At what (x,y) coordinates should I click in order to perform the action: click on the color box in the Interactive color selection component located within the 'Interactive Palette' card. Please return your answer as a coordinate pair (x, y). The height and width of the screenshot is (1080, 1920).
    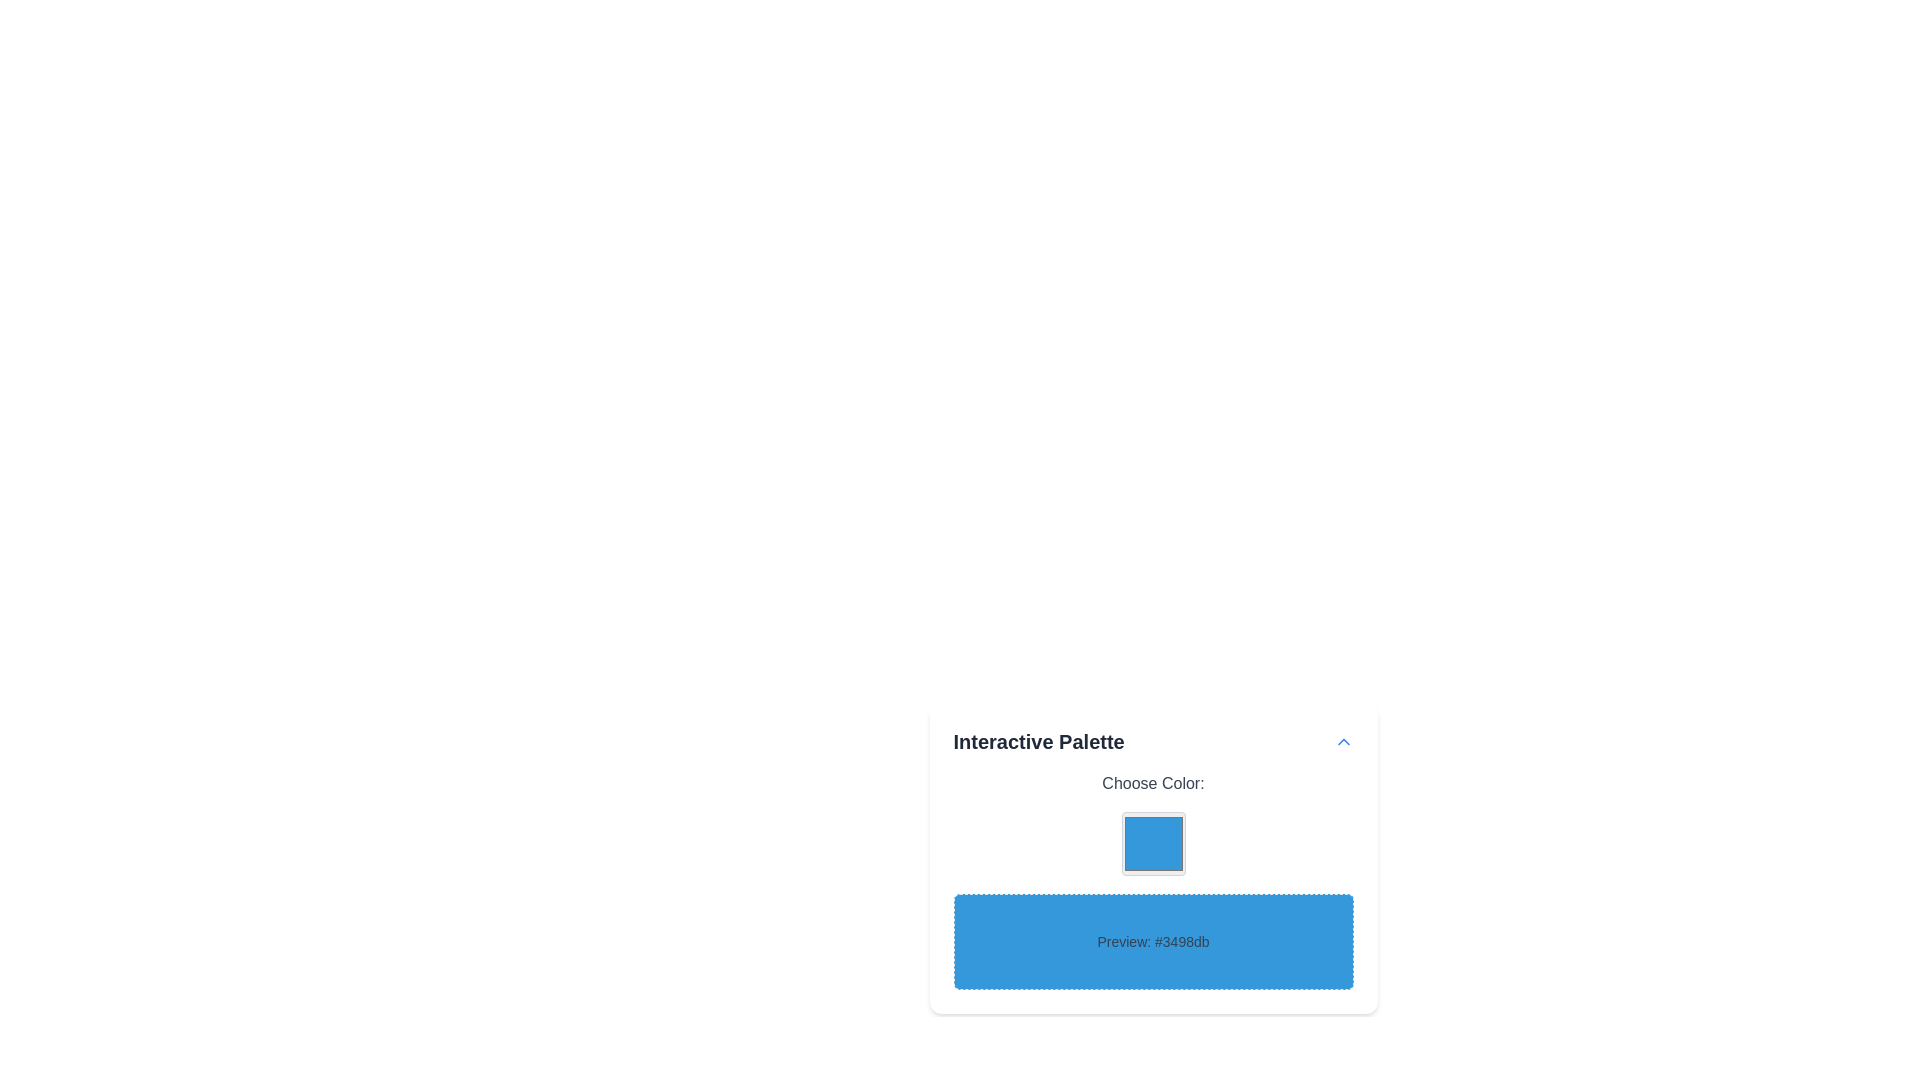
    Looking at the image, I should click on (1153, 879).